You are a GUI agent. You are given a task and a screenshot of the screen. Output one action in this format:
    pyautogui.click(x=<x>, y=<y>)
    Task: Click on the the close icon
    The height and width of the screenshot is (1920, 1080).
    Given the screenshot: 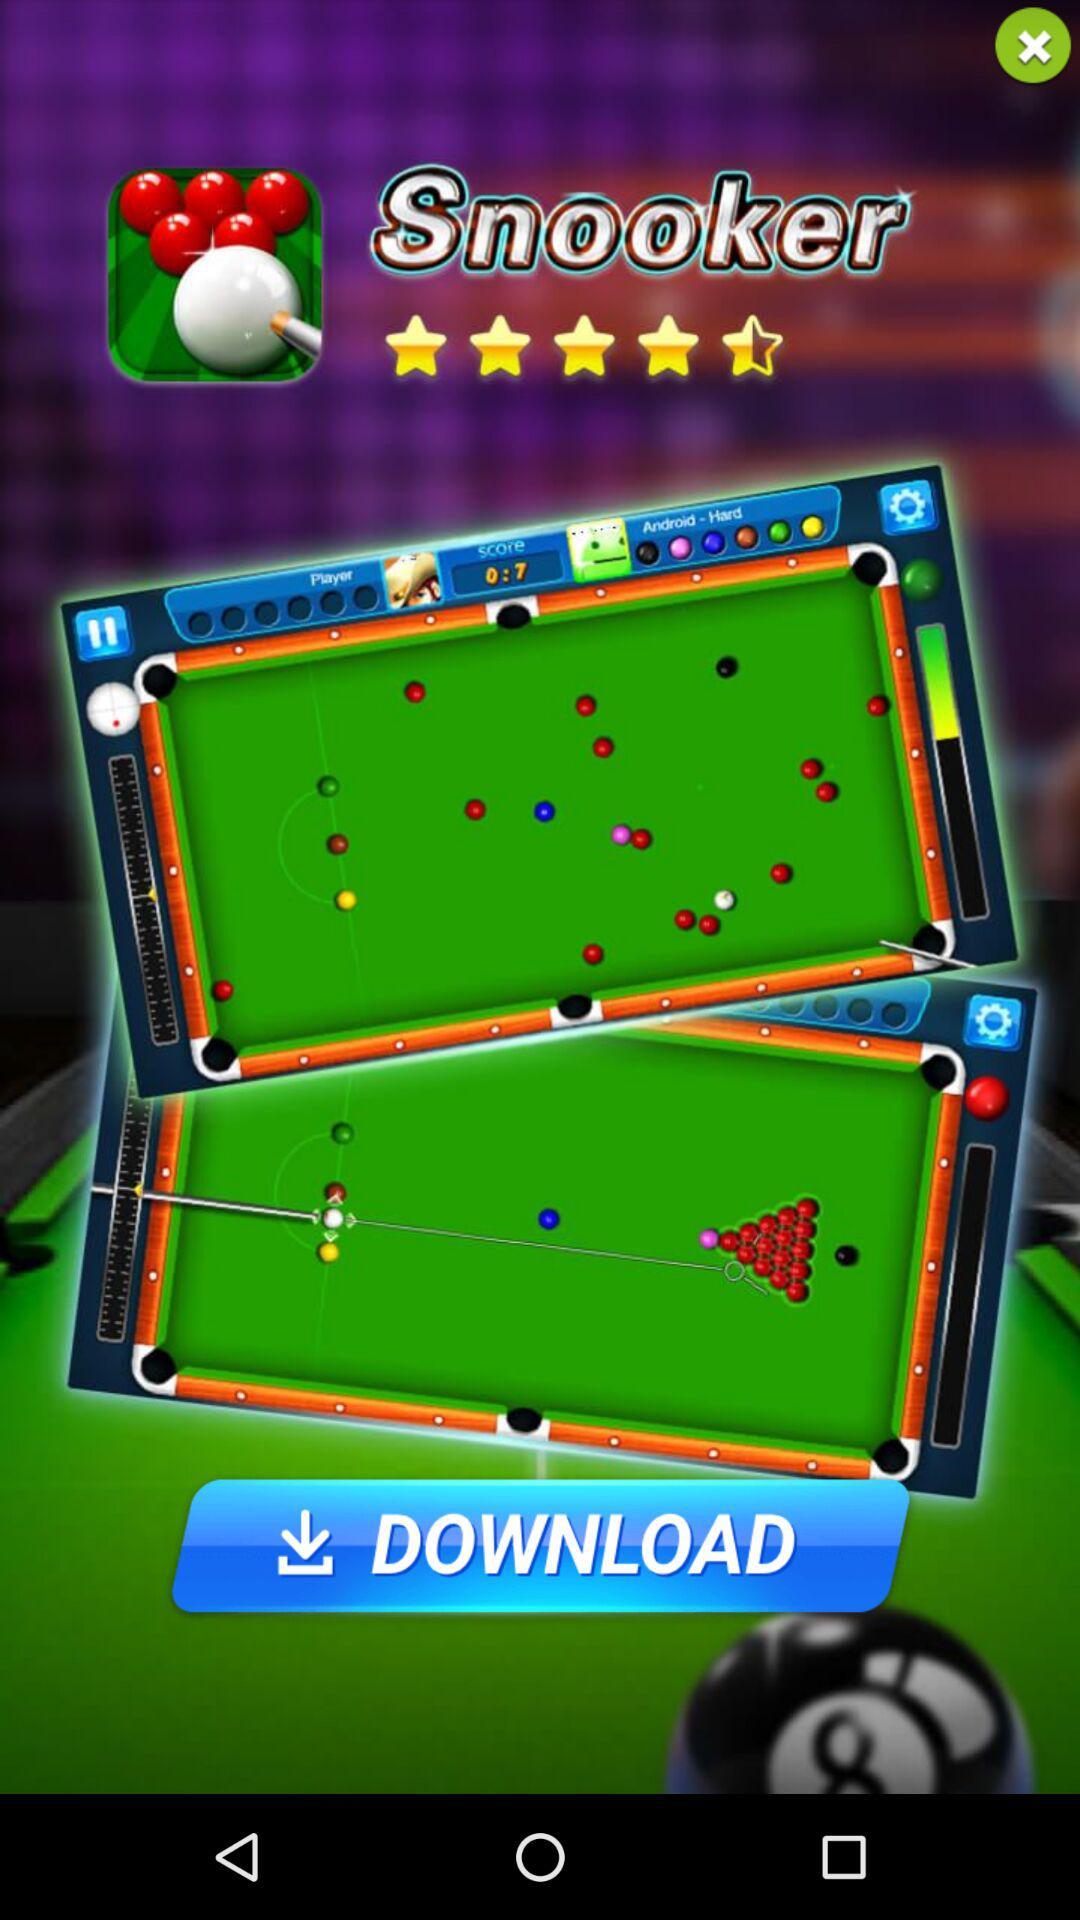 What is the action you would take?
    pyautogui.click(x=1033, y=50)
    